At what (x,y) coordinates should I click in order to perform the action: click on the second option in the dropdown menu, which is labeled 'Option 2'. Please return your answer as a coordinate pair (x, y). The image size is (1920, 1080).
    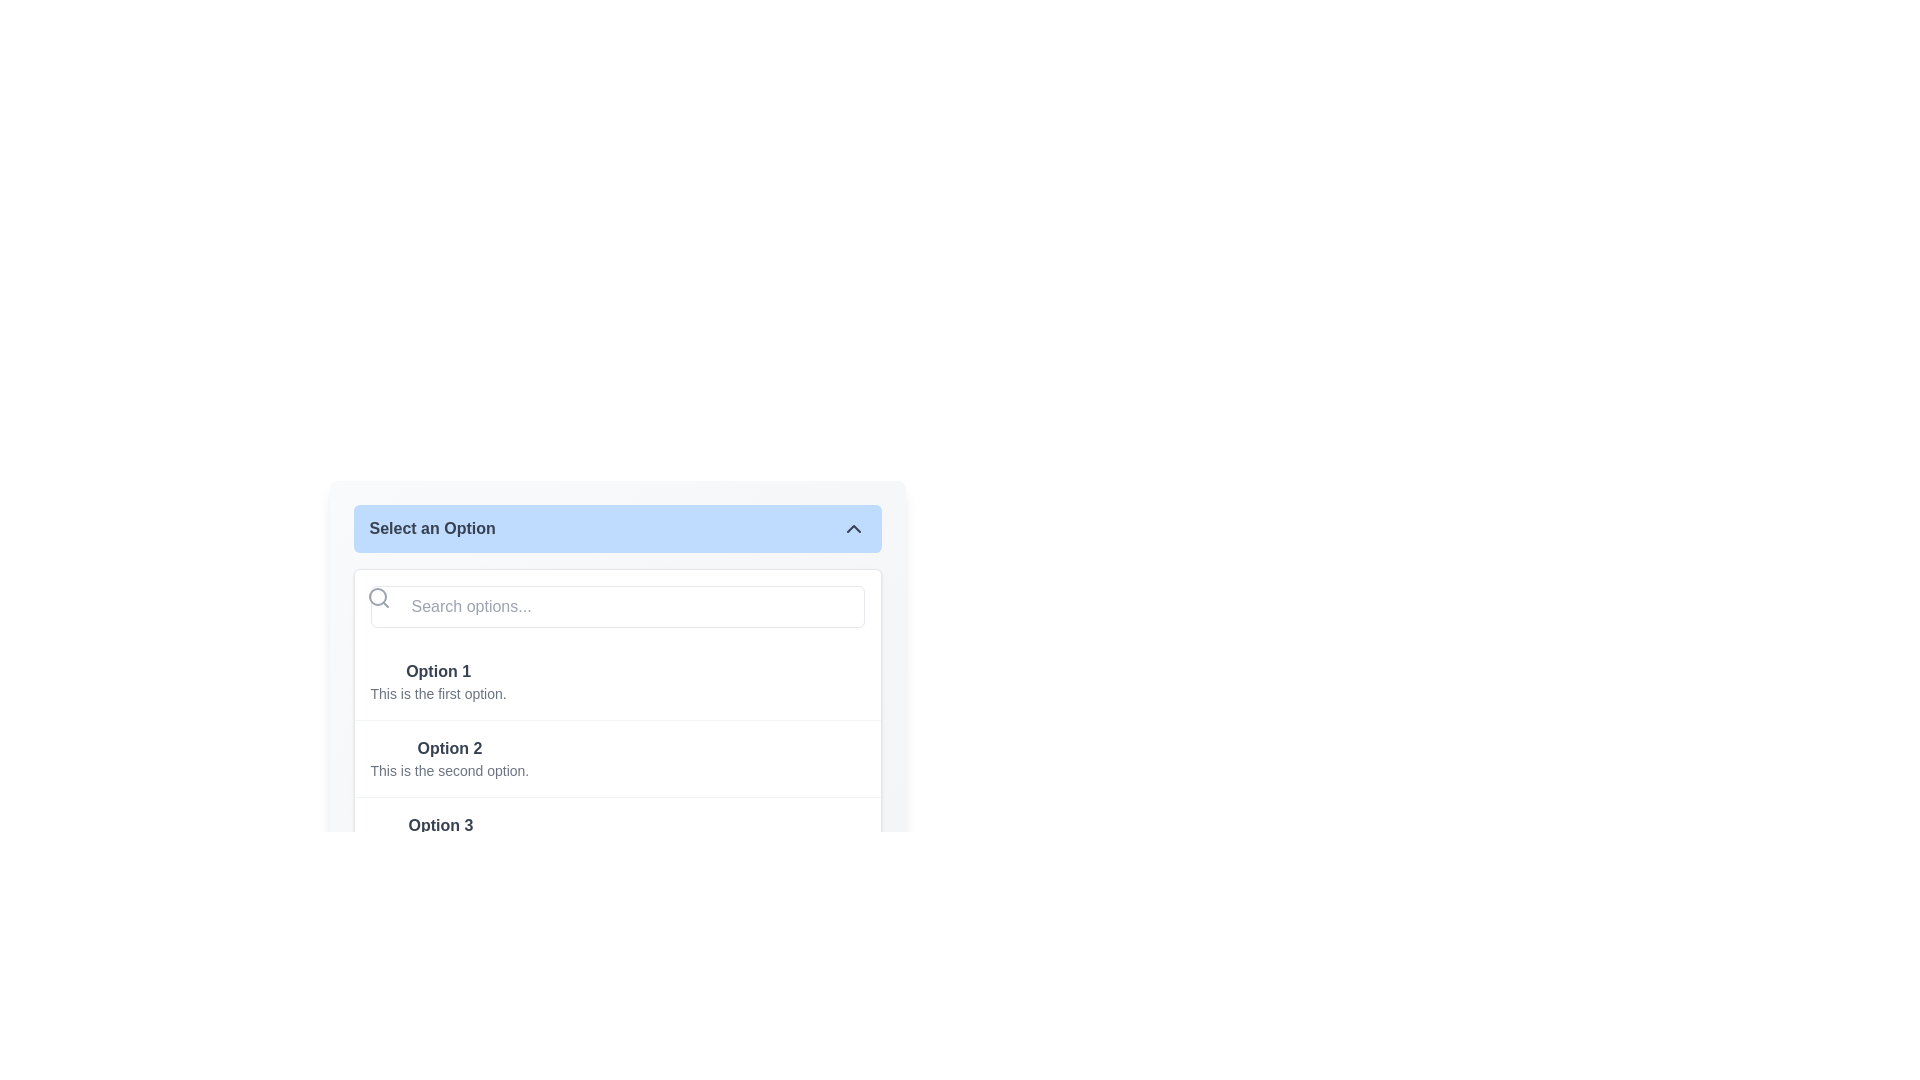
    Looking at the image, I should click on (616, 758).